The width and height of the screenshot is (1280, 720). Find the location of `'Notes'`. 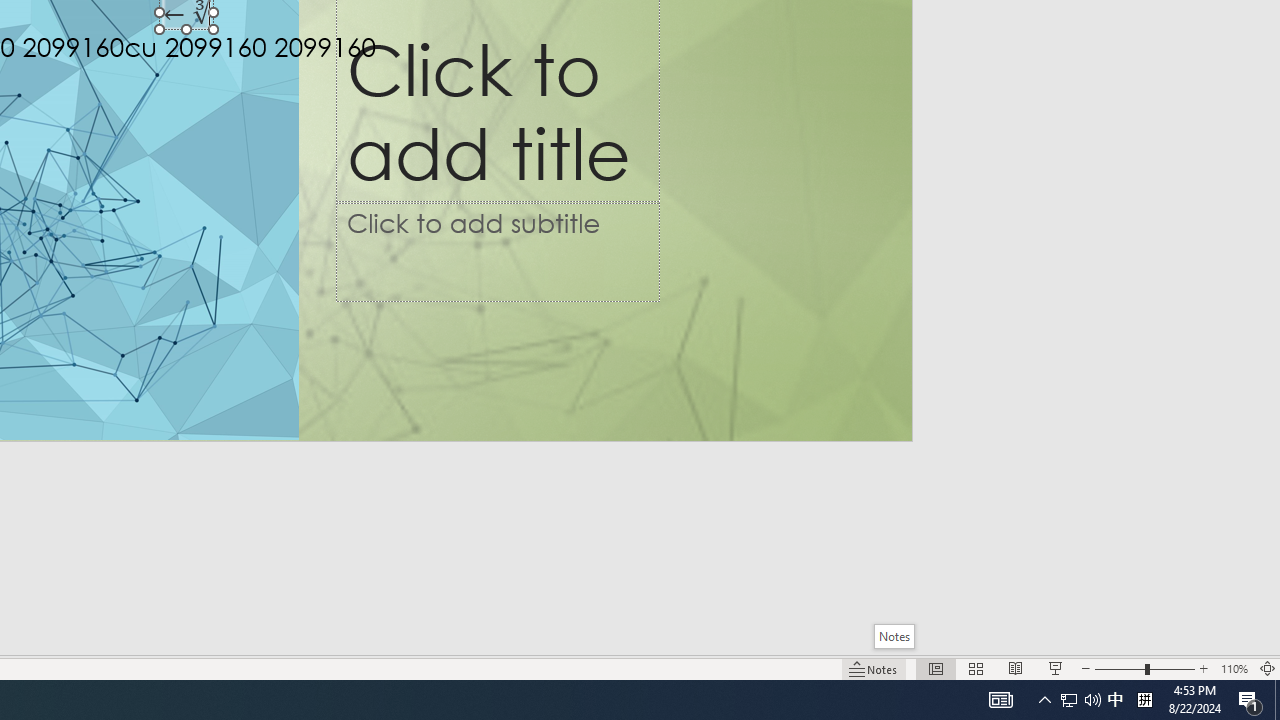

'Notes' is located at coordinates (893, 636).